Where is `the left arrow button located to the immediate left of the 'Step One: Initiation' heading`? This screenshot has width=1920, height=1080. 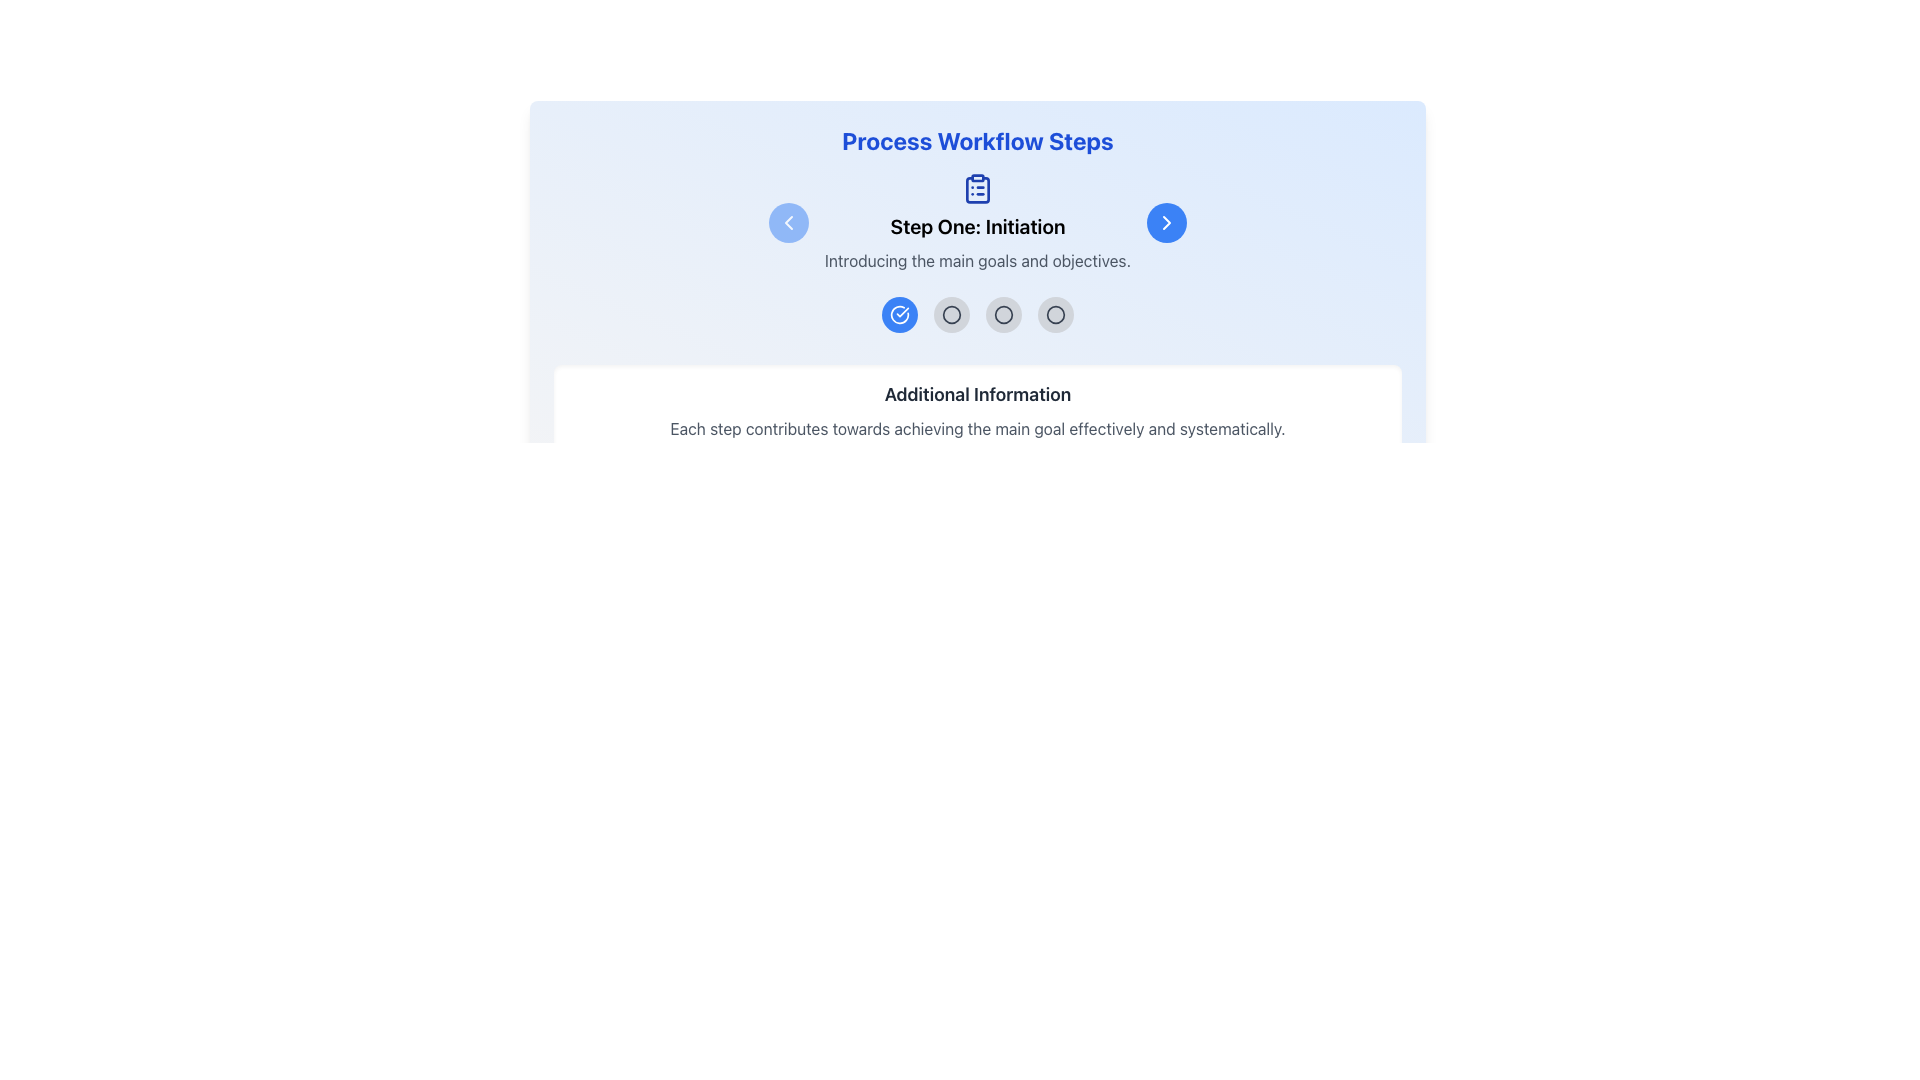
the left arrow button located to the immediate left of the 'Step One: Initiation' heading is located at coordinates (787, 223).